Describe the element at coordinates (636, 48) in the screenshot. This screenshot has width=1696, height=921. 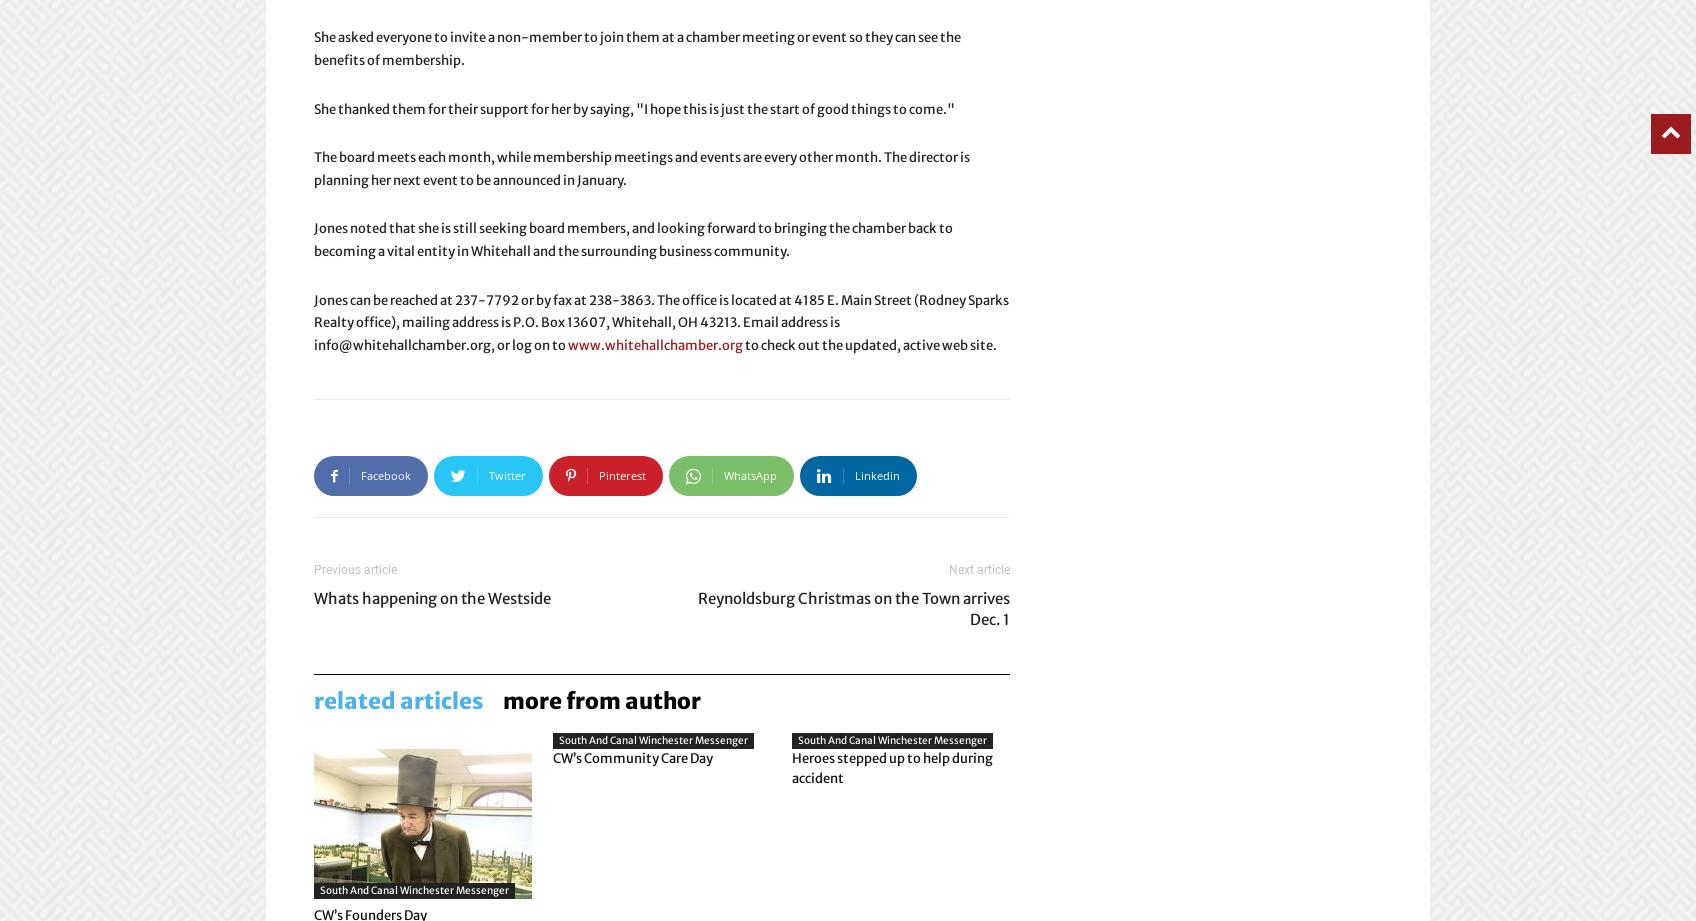
I see `'She asked everyone to invite a non-member to join them at a chamber meeting or event so they can see the benefits of membership.'` at that location.